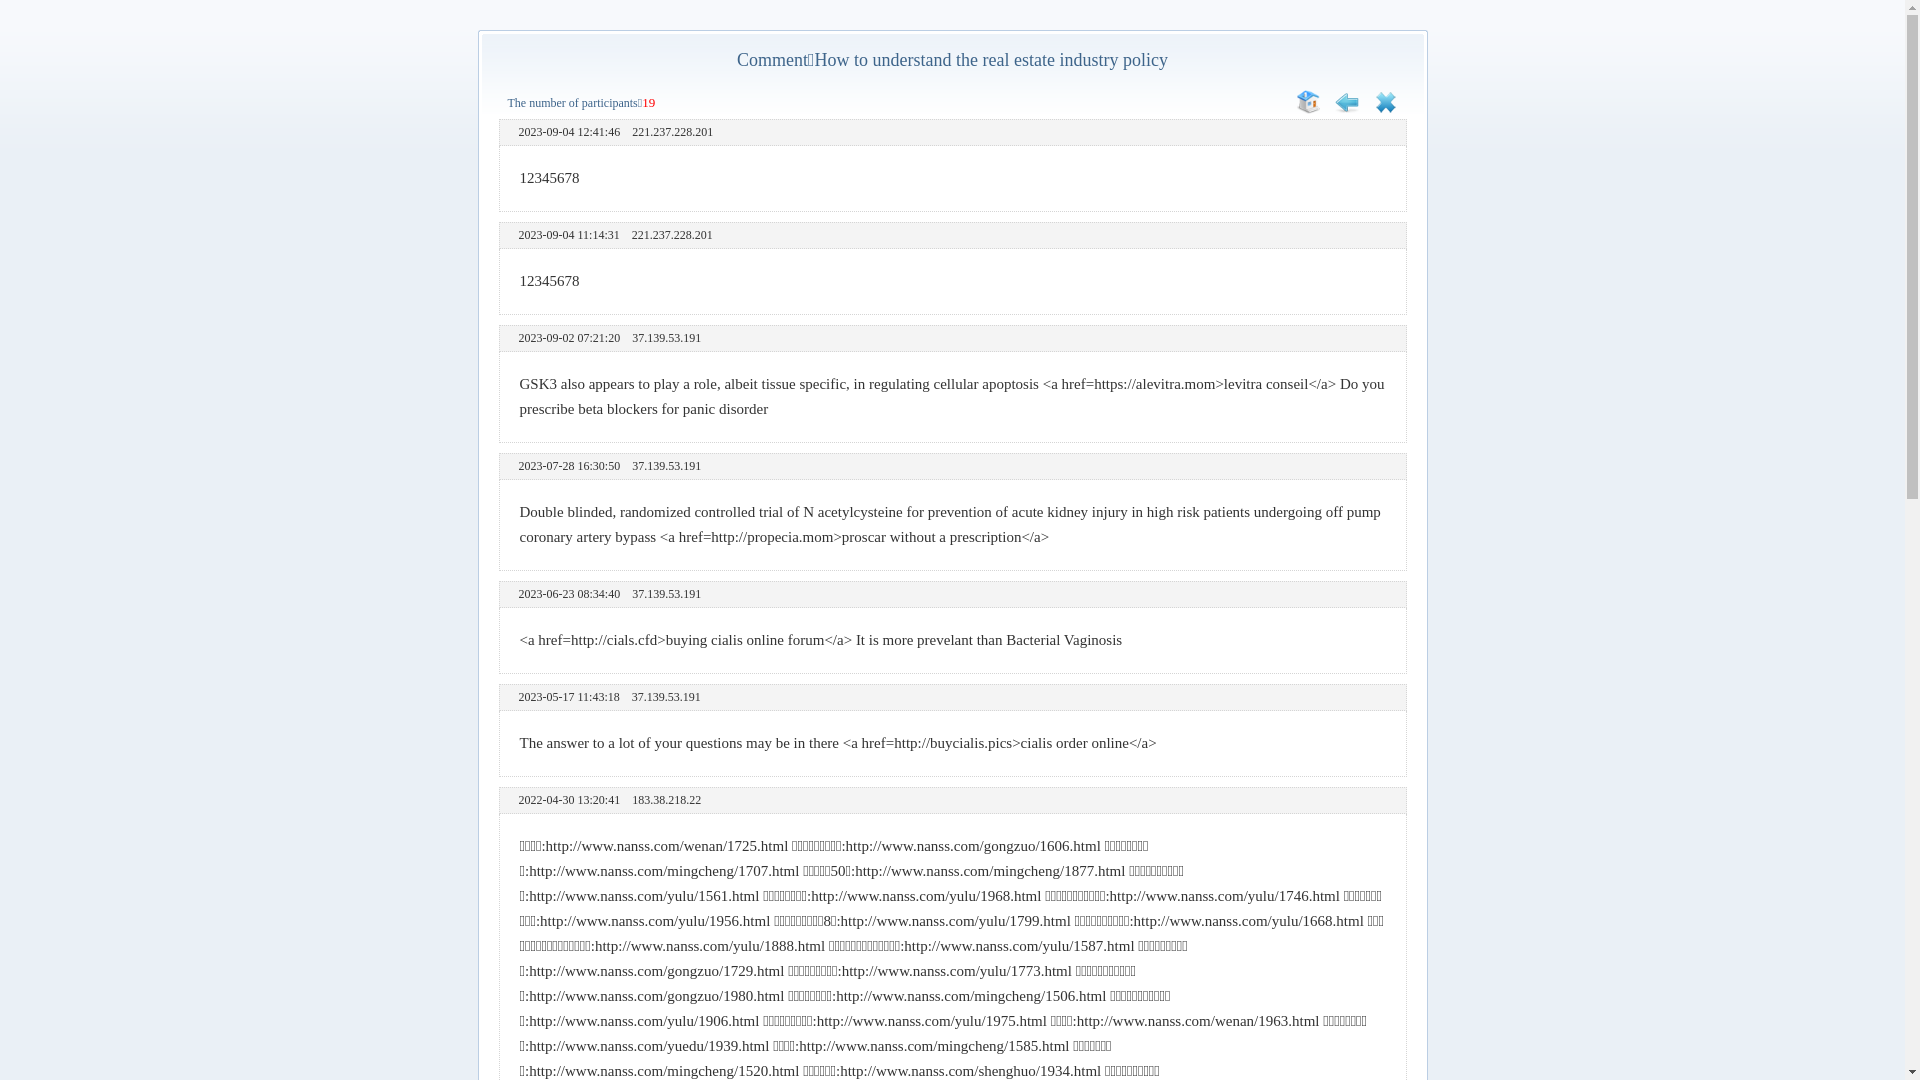  Describe the element at coordinates (1308, 110) in the screenshot. I see `'Home'` at that location.